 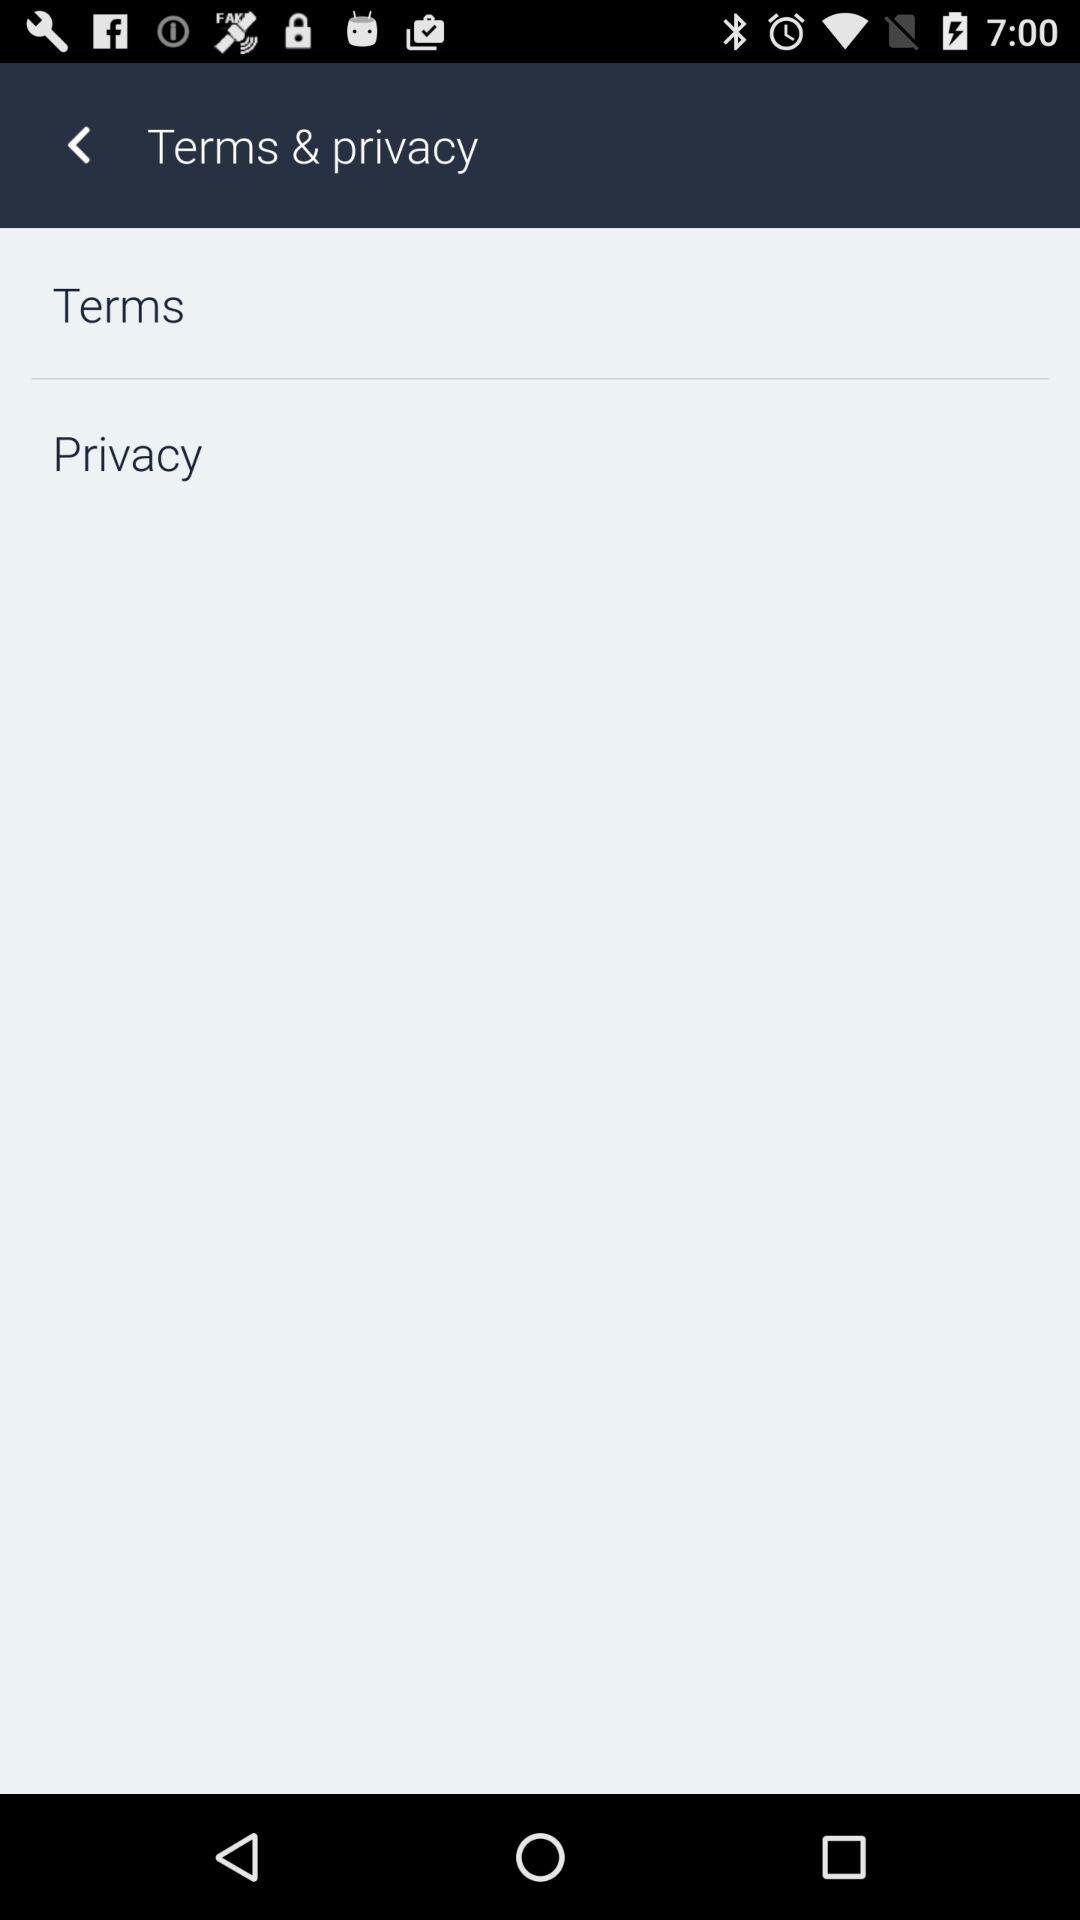 What do you see at coordinates (591, 144) in the screenshot?
I see `terms & privacy icon` at bounding box center [591, 144].